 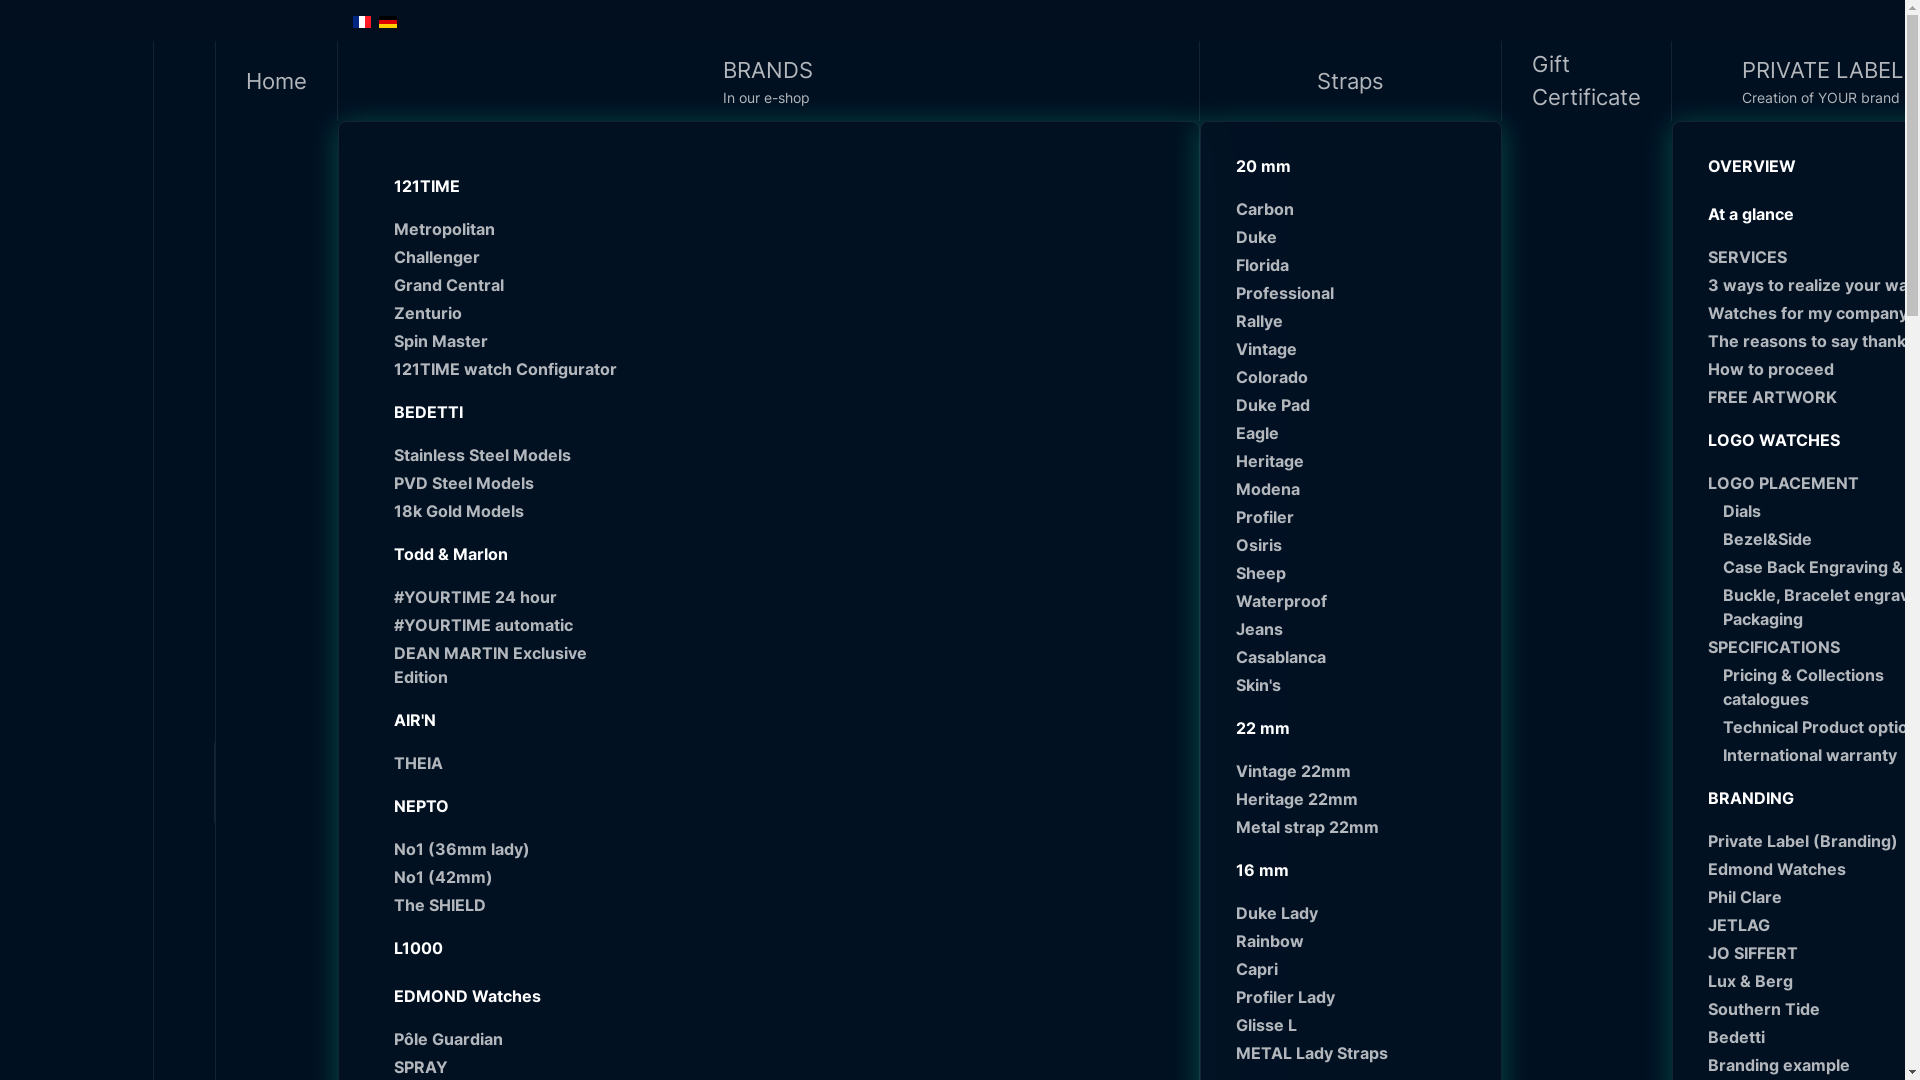 What do you see at coordinates (506, 905) in the screenshot?
I see `'The SHIELD'` at bounding box center [506, 905].